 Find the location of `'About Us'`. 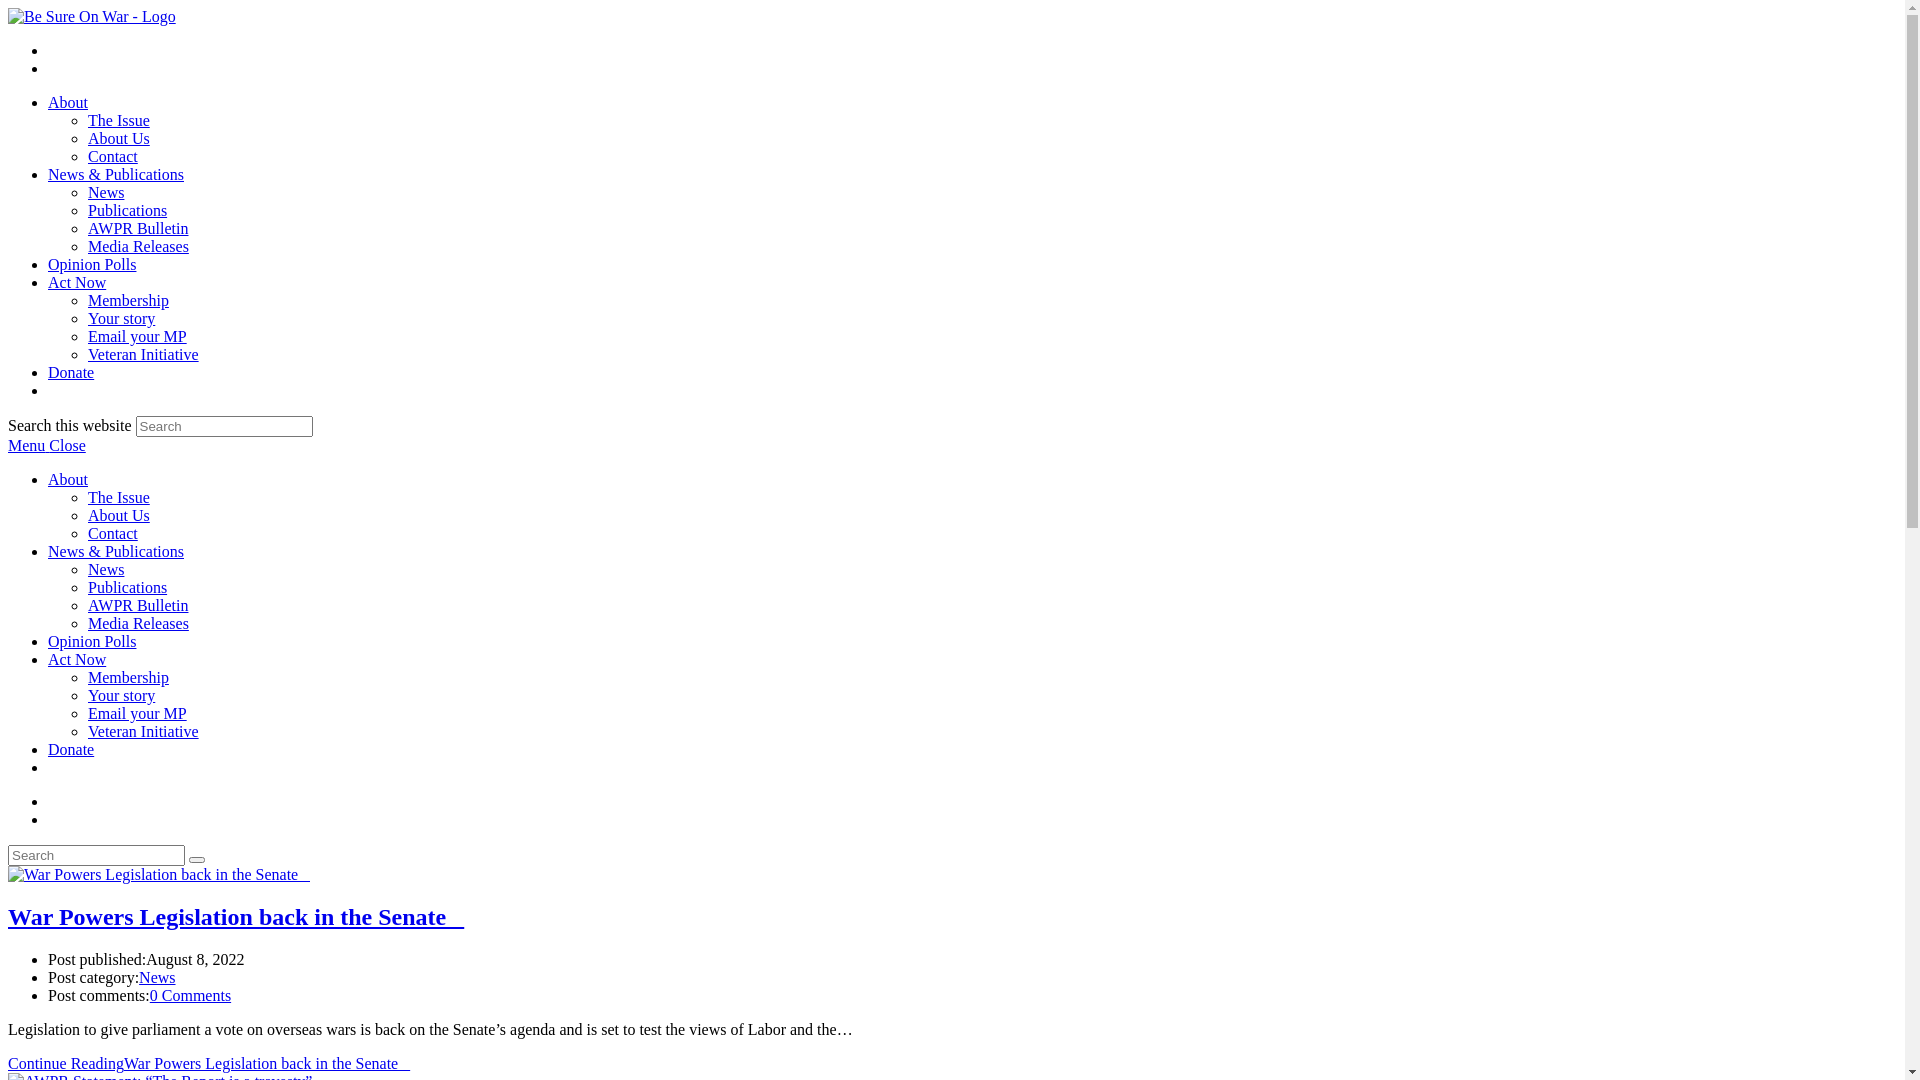

'About Us' is located at coordinates (86, 137).